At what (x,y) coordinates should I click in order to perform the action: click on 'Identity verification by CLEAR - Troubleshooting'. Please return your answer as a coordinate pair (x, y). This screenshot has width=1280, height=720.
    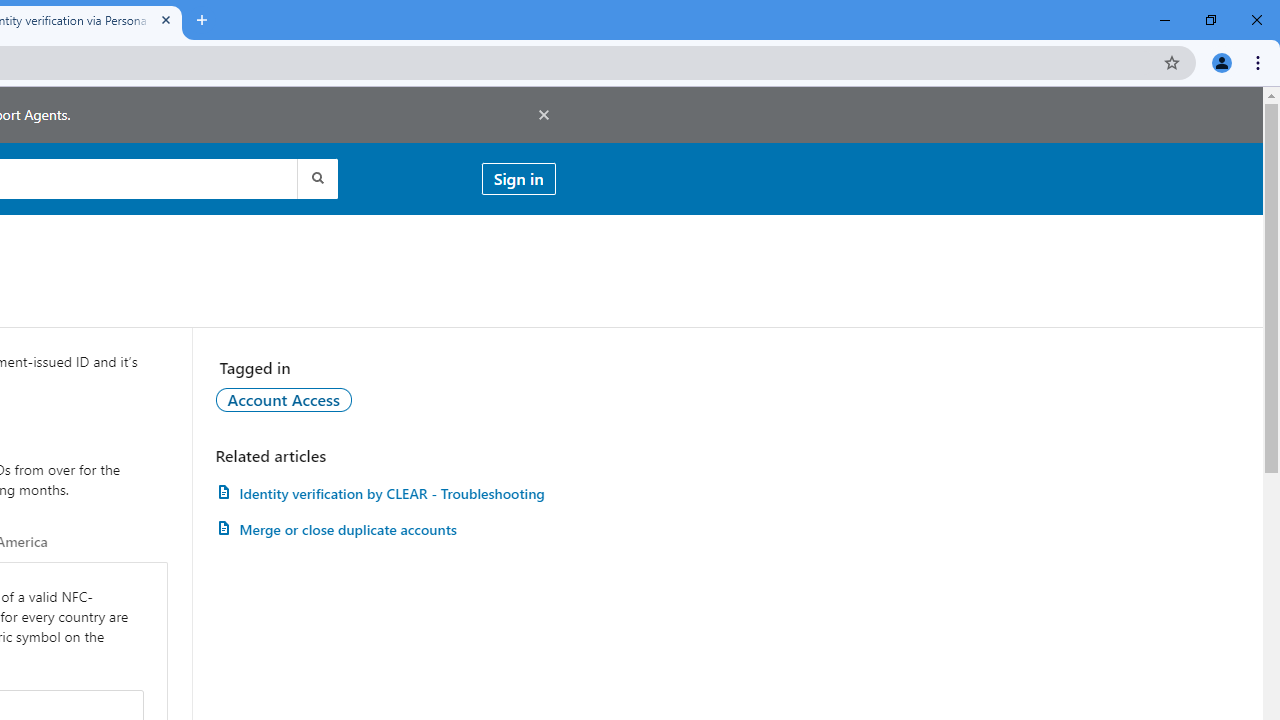
    Looking at the image, I should click on (385, 493).